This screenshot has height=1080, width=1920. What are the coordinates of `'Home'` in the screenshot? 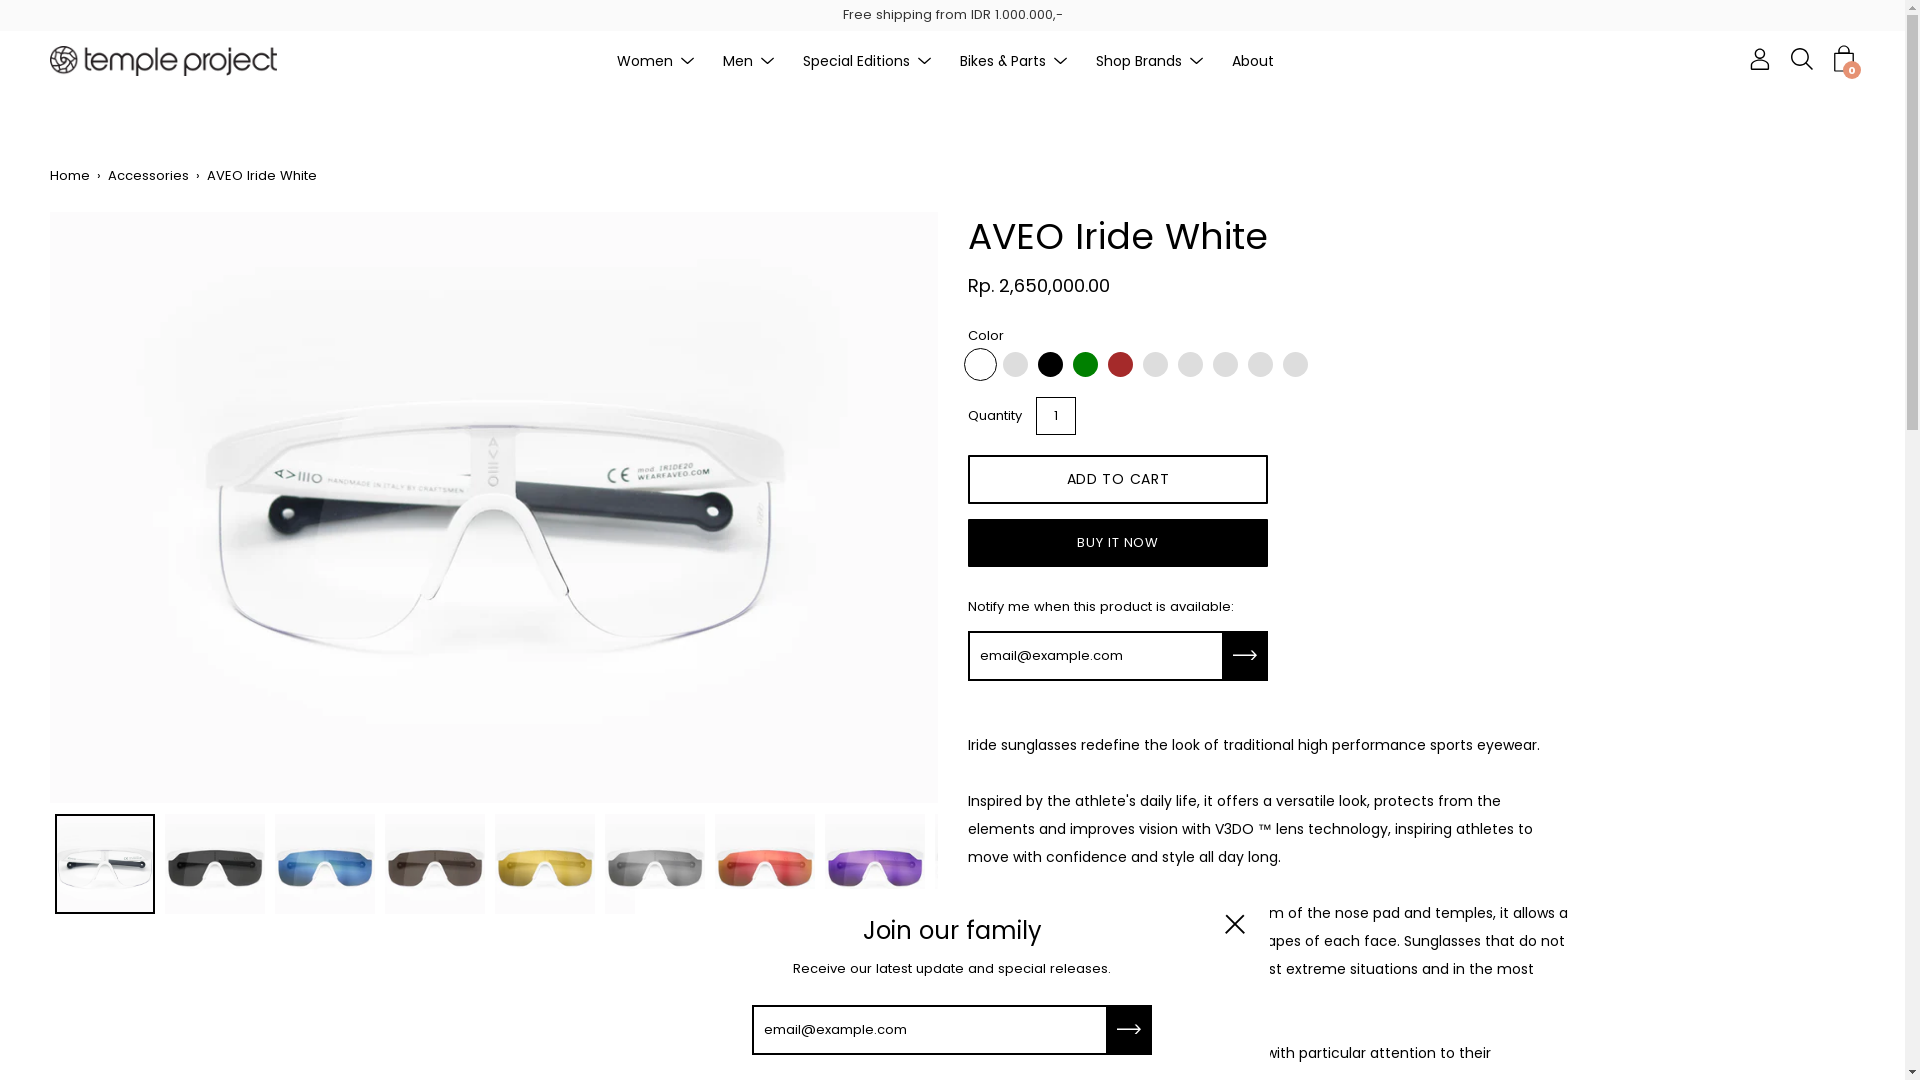 It's located at (73, 175).